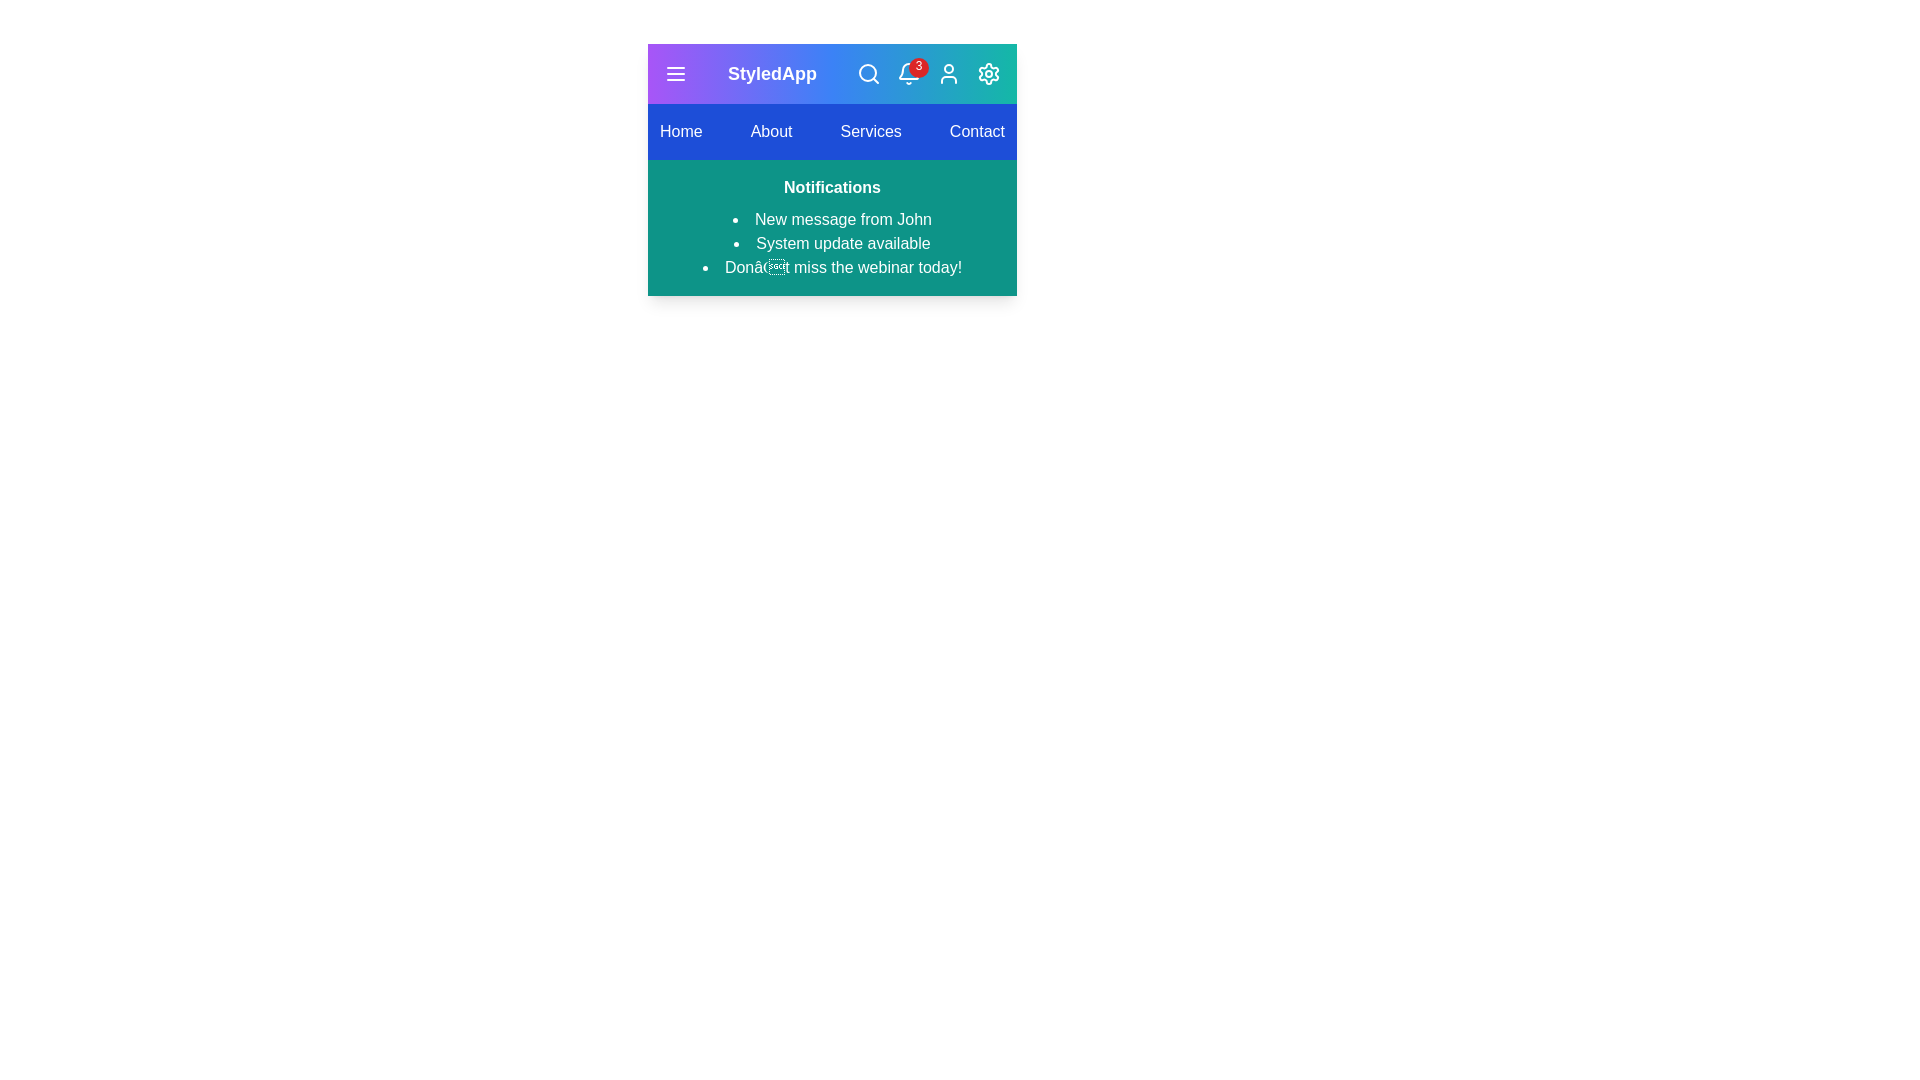 This screenshot has height=1080, width=1920. Describe the element at coordinates (832, 131) in the screenshot. I see `the 'Services' menu option in the blue navigation bar` at that location.